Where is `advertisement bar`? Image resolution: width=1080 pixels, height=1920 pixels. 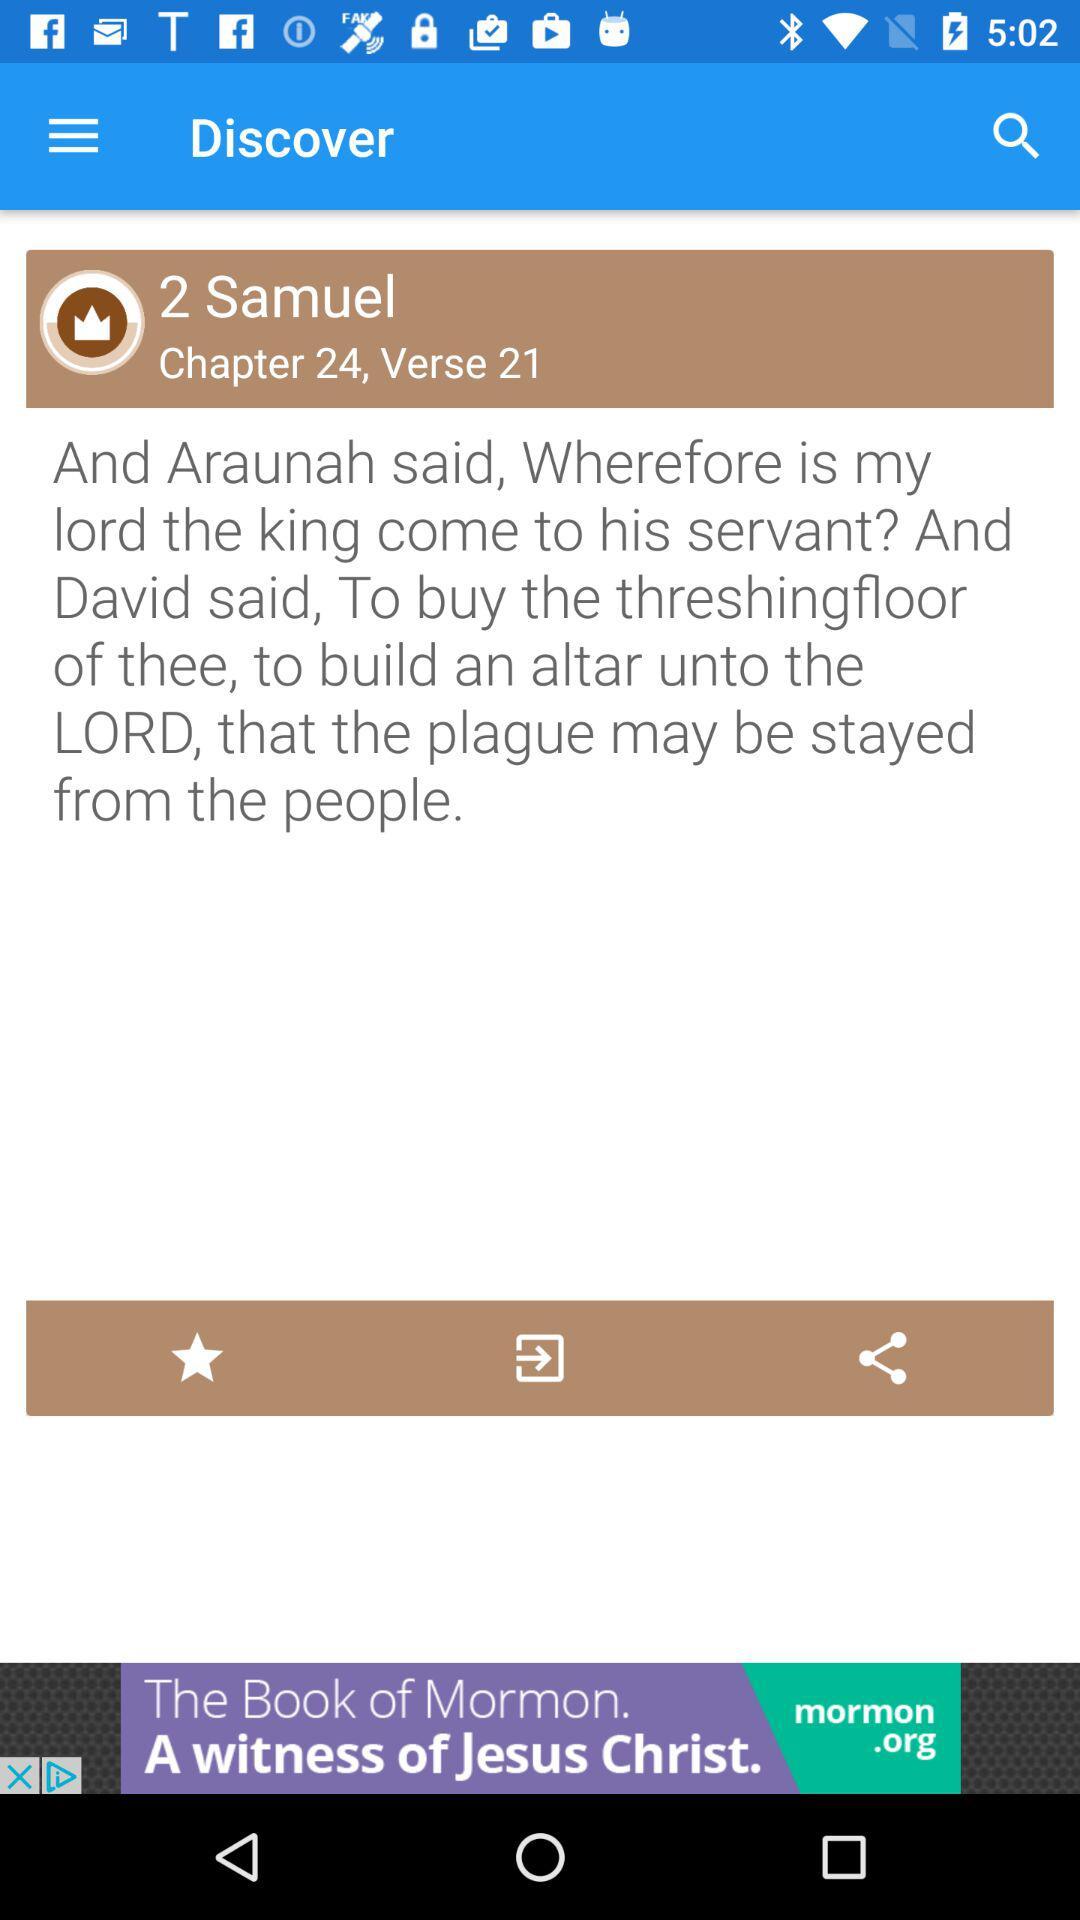 advertisement bar is located at coordinates (540, 1727).